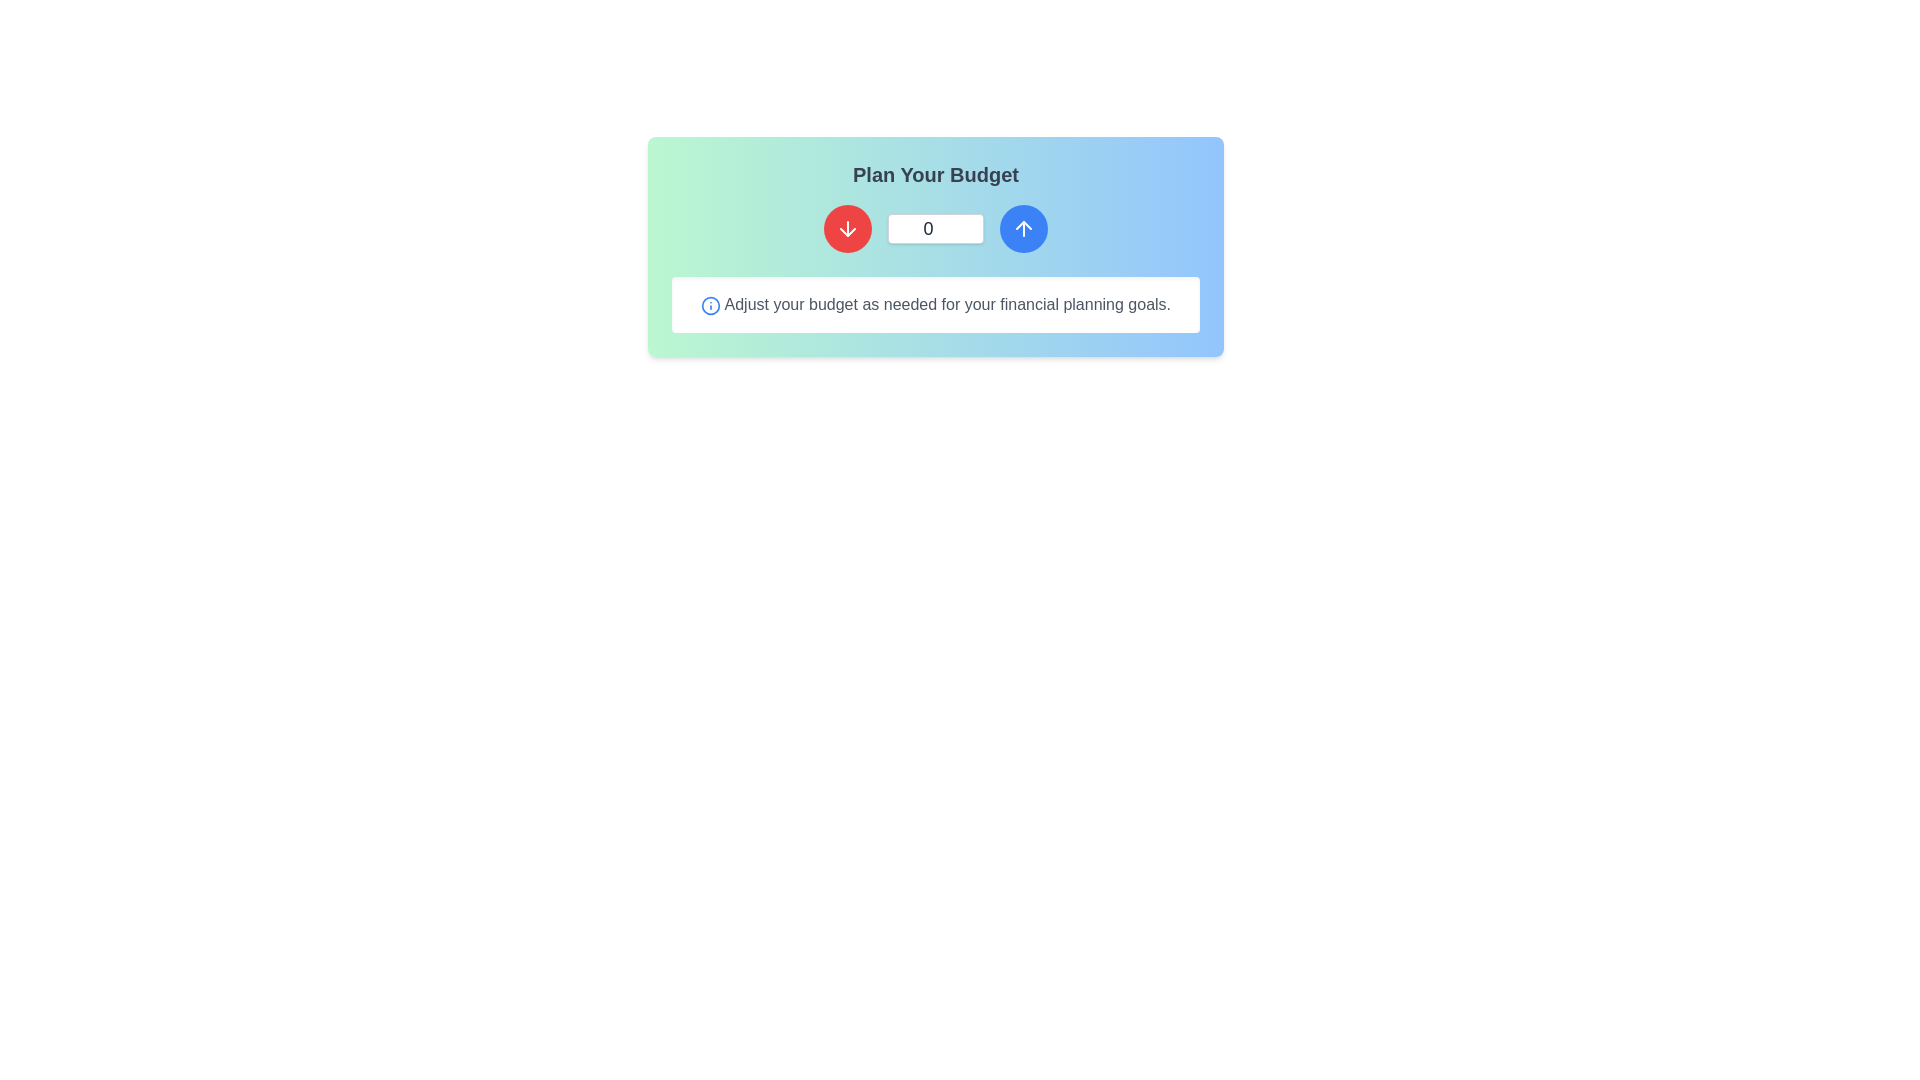  What do you see at coordinates (848, 227) in the screenshot?
I see `the Icon Button located within the red circular button to enable keyboard inputs for decrementing the numeric value displayed nearby` at bounding box center [848, 227].